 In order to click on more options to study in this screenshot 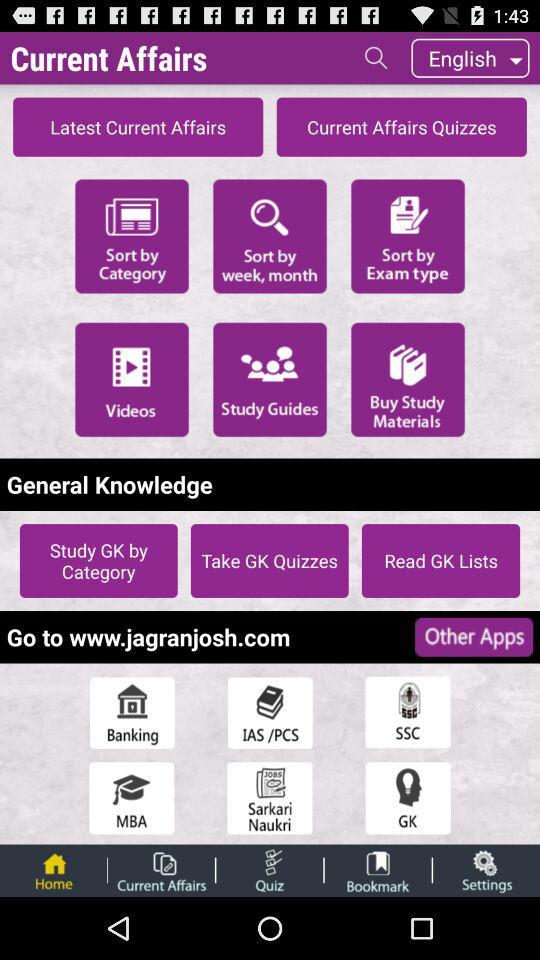, I will do `click(270, 378)`.